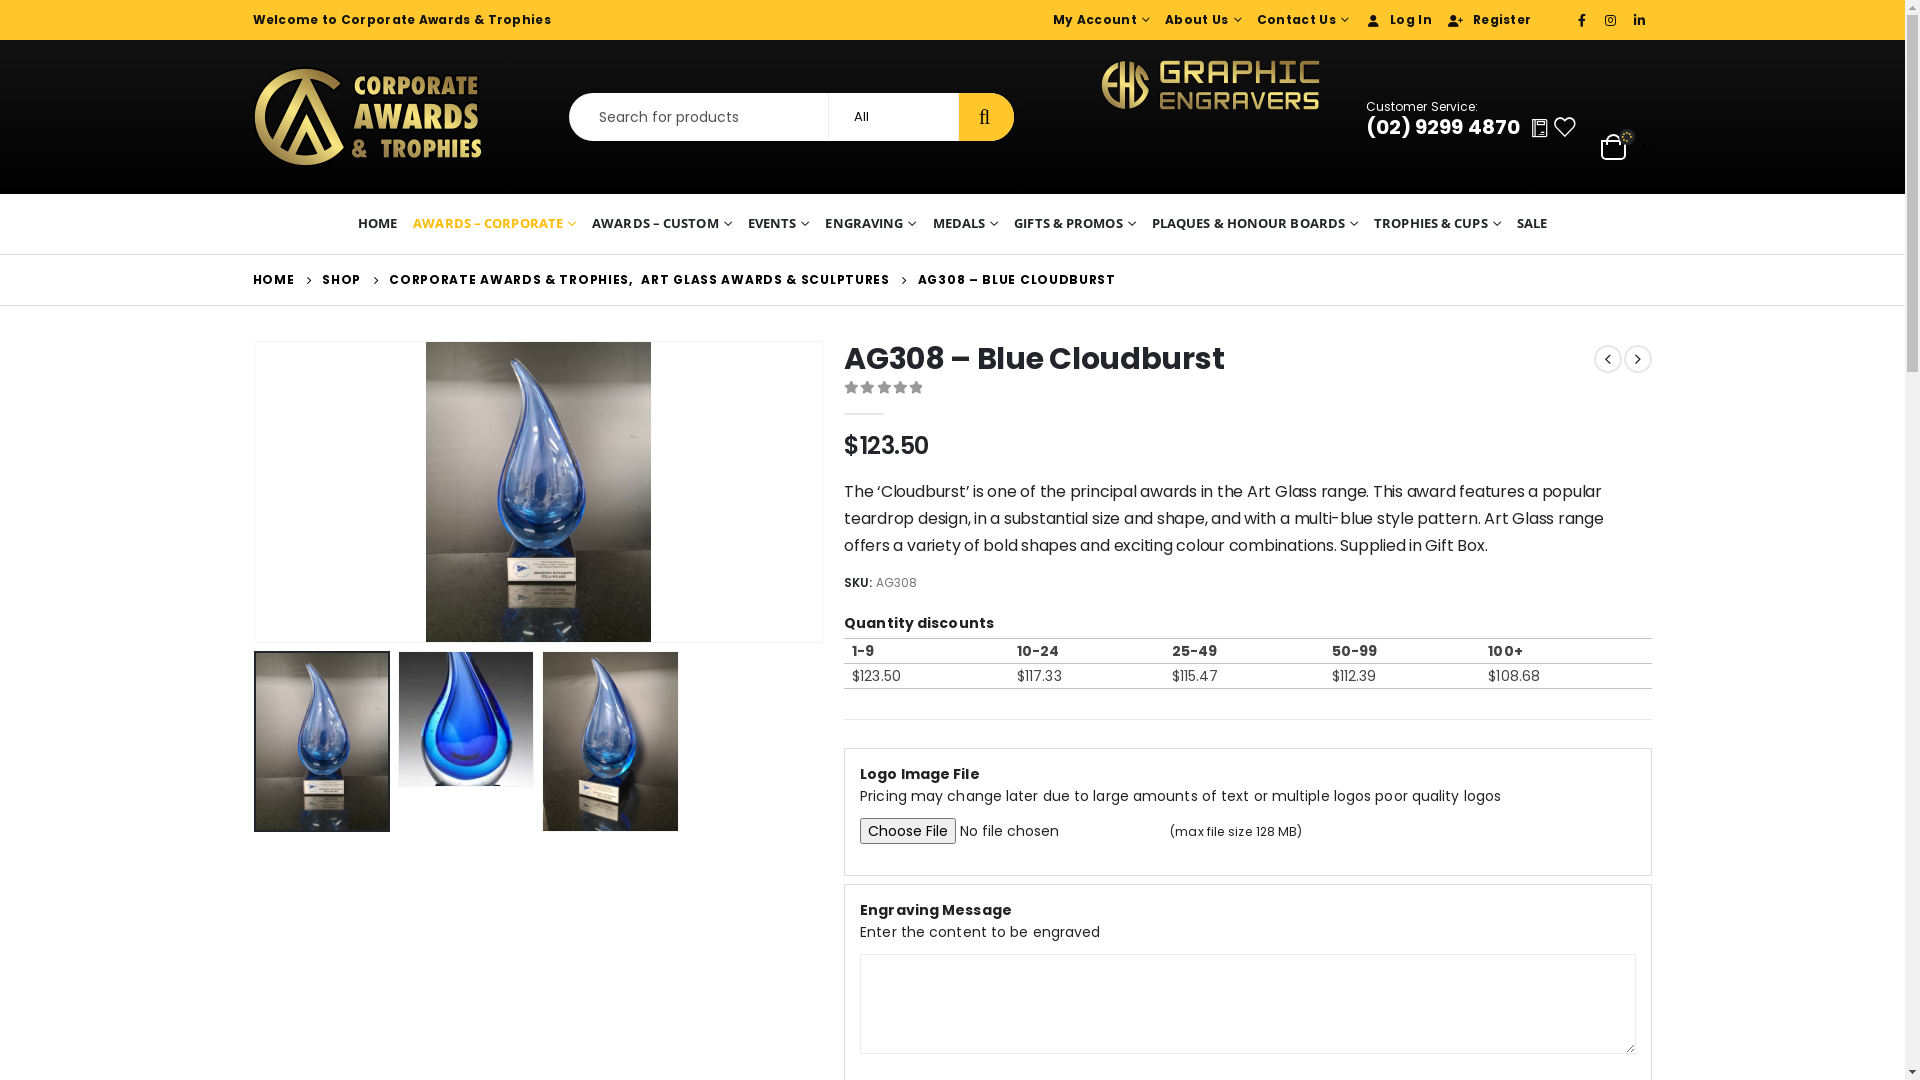  What do you see at coordinates (1098, 19) in the screenshot?
I see `'My Account'` at bounding box center [1098, 19].